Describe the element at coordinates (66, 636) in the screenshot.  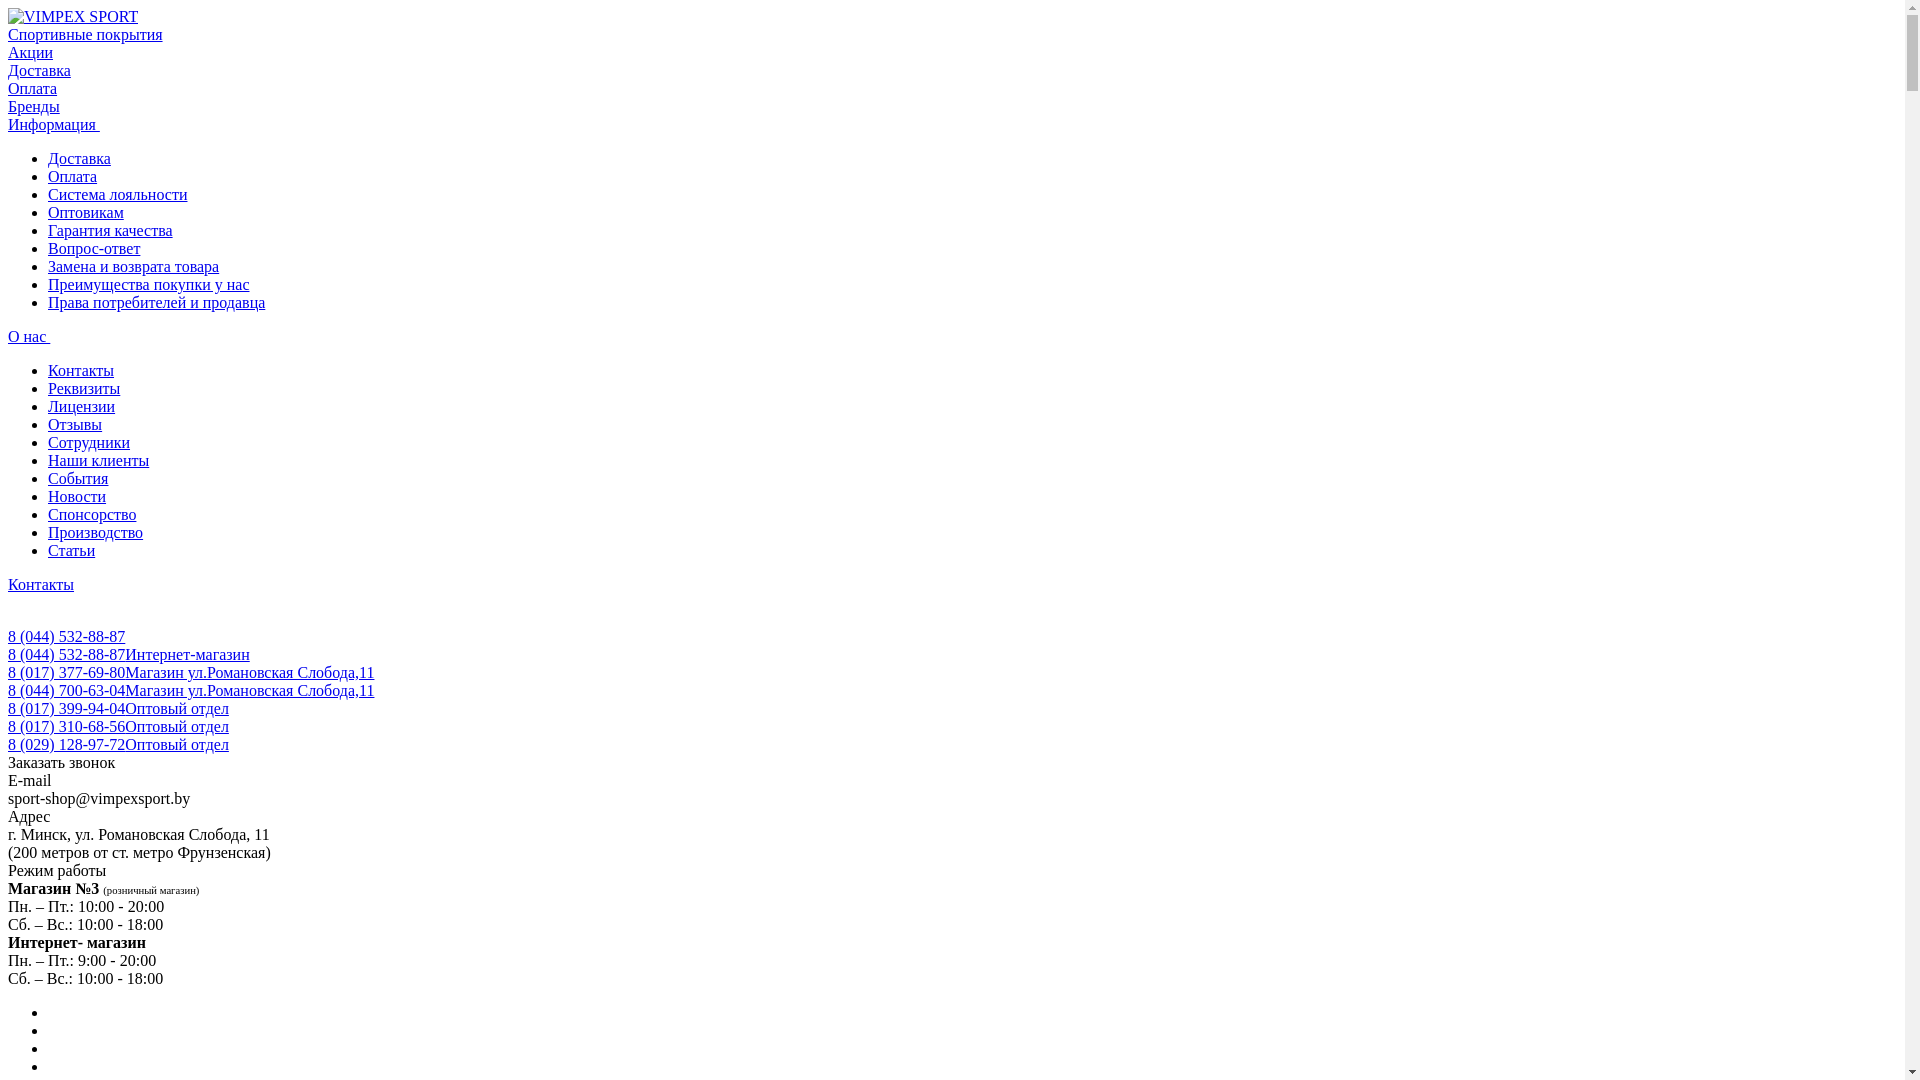
I see `'8 (044) 532-88-87'` at that location.